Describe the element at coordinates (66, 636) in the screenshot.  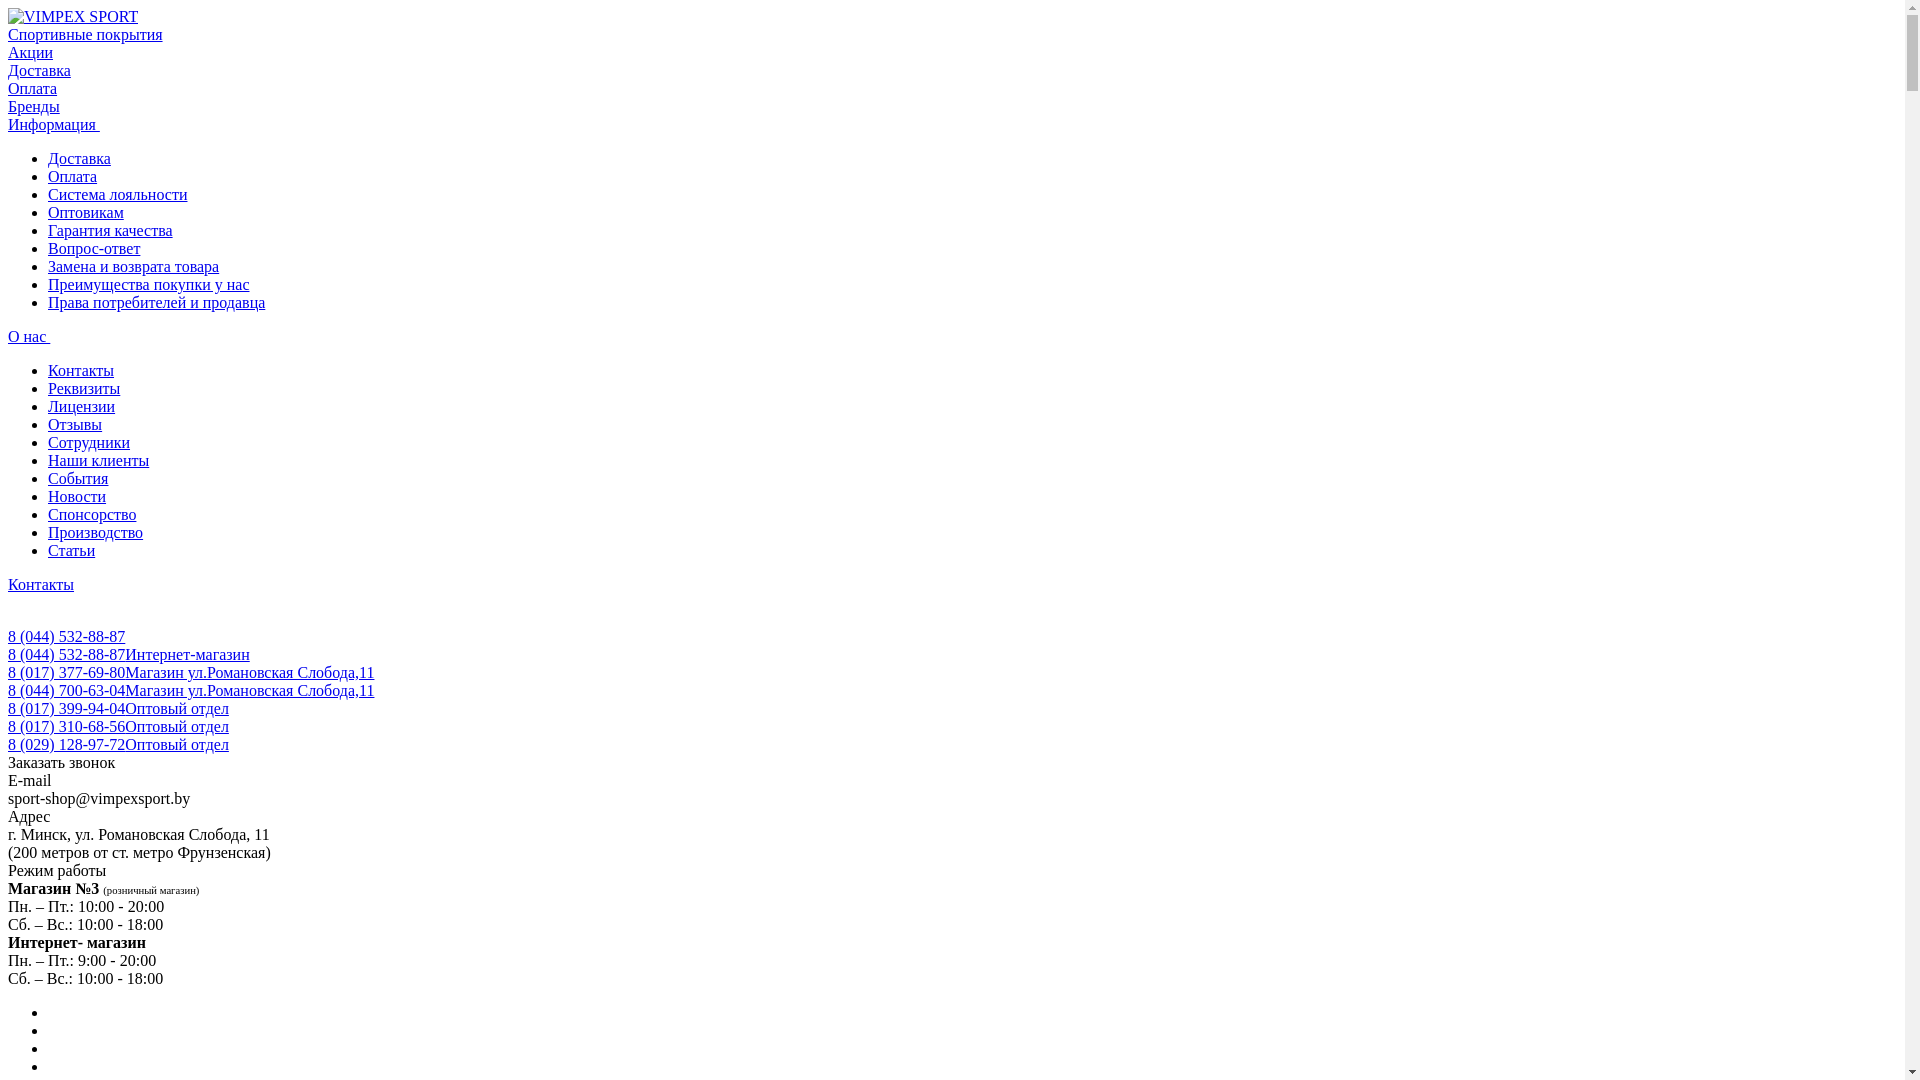
I see `'8 (044) 532-88-87'` at that location.